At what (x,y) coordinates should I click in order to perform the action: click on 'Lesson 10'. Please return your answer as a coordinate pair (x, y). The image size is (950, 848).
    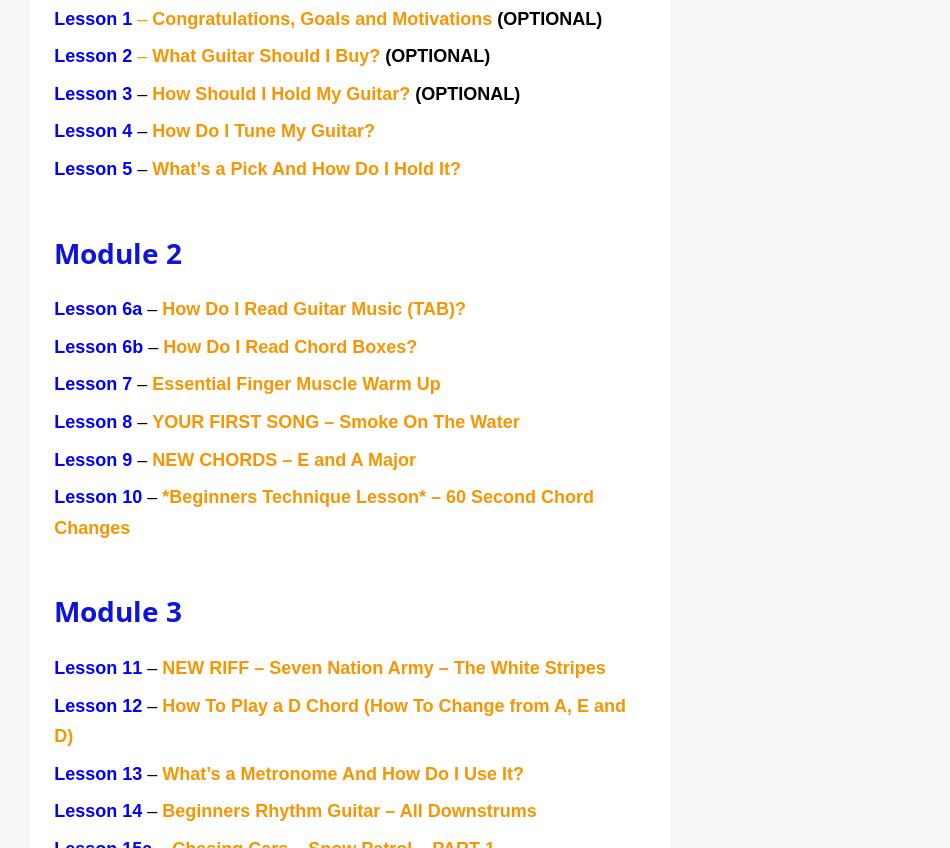
    Looking at the image, I should click on (98, 498).